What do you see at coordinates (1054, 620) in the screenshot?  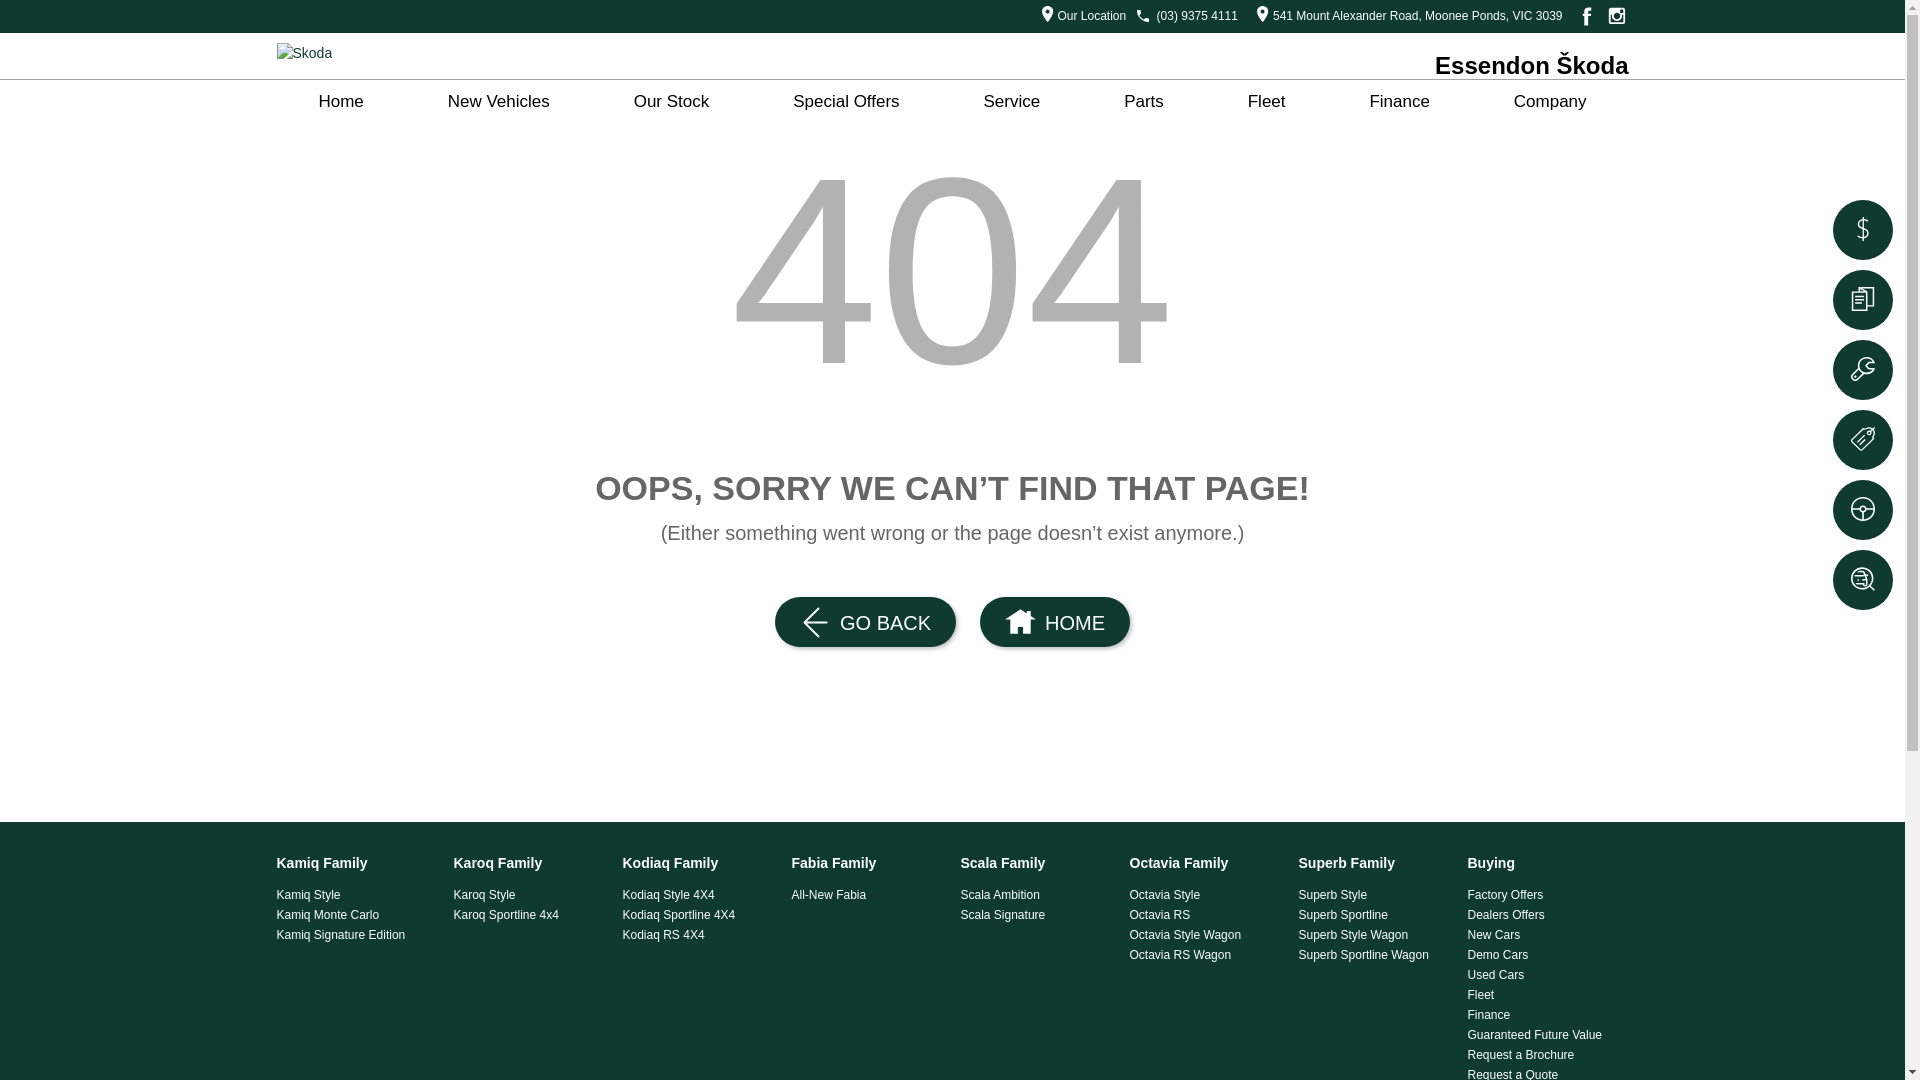 I see `'HOME'` at bounding box center [1054, 620].